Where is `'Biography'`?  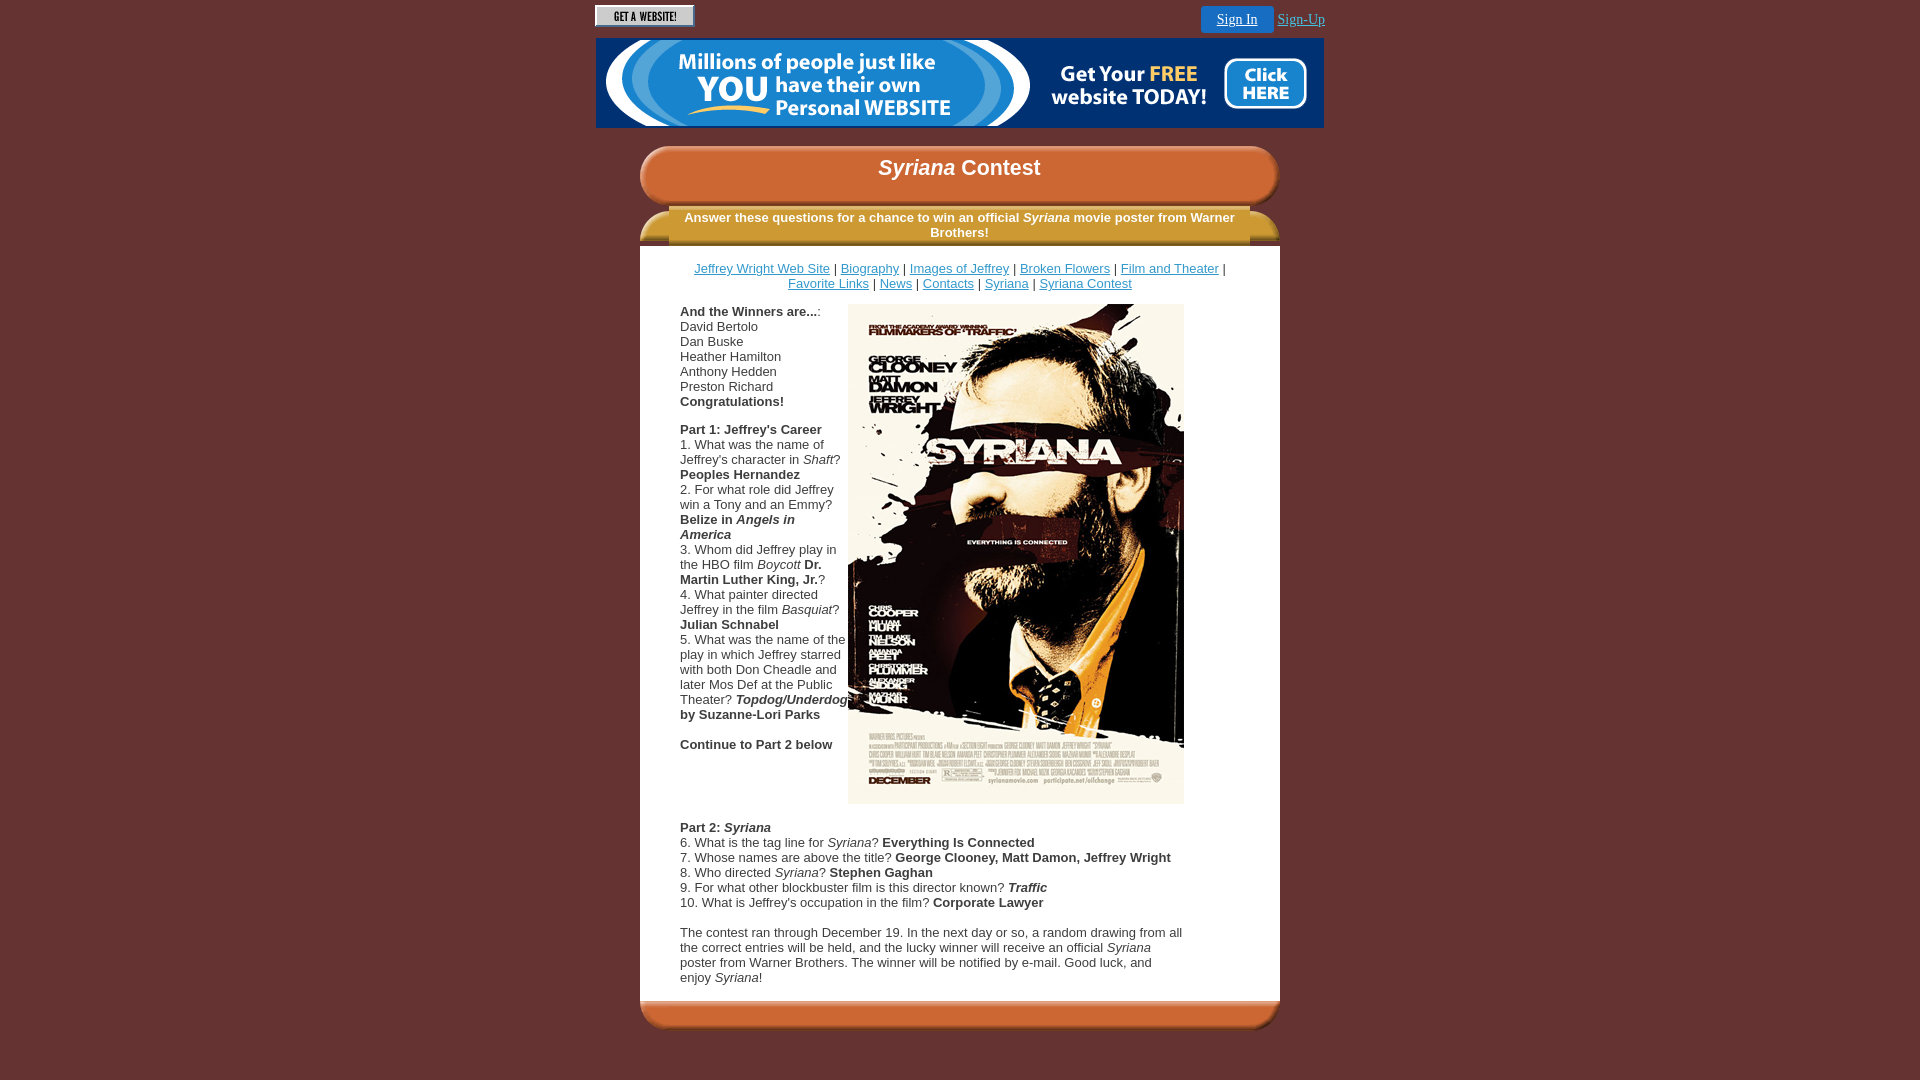 'Biography' is located at coordinates (870, 267).